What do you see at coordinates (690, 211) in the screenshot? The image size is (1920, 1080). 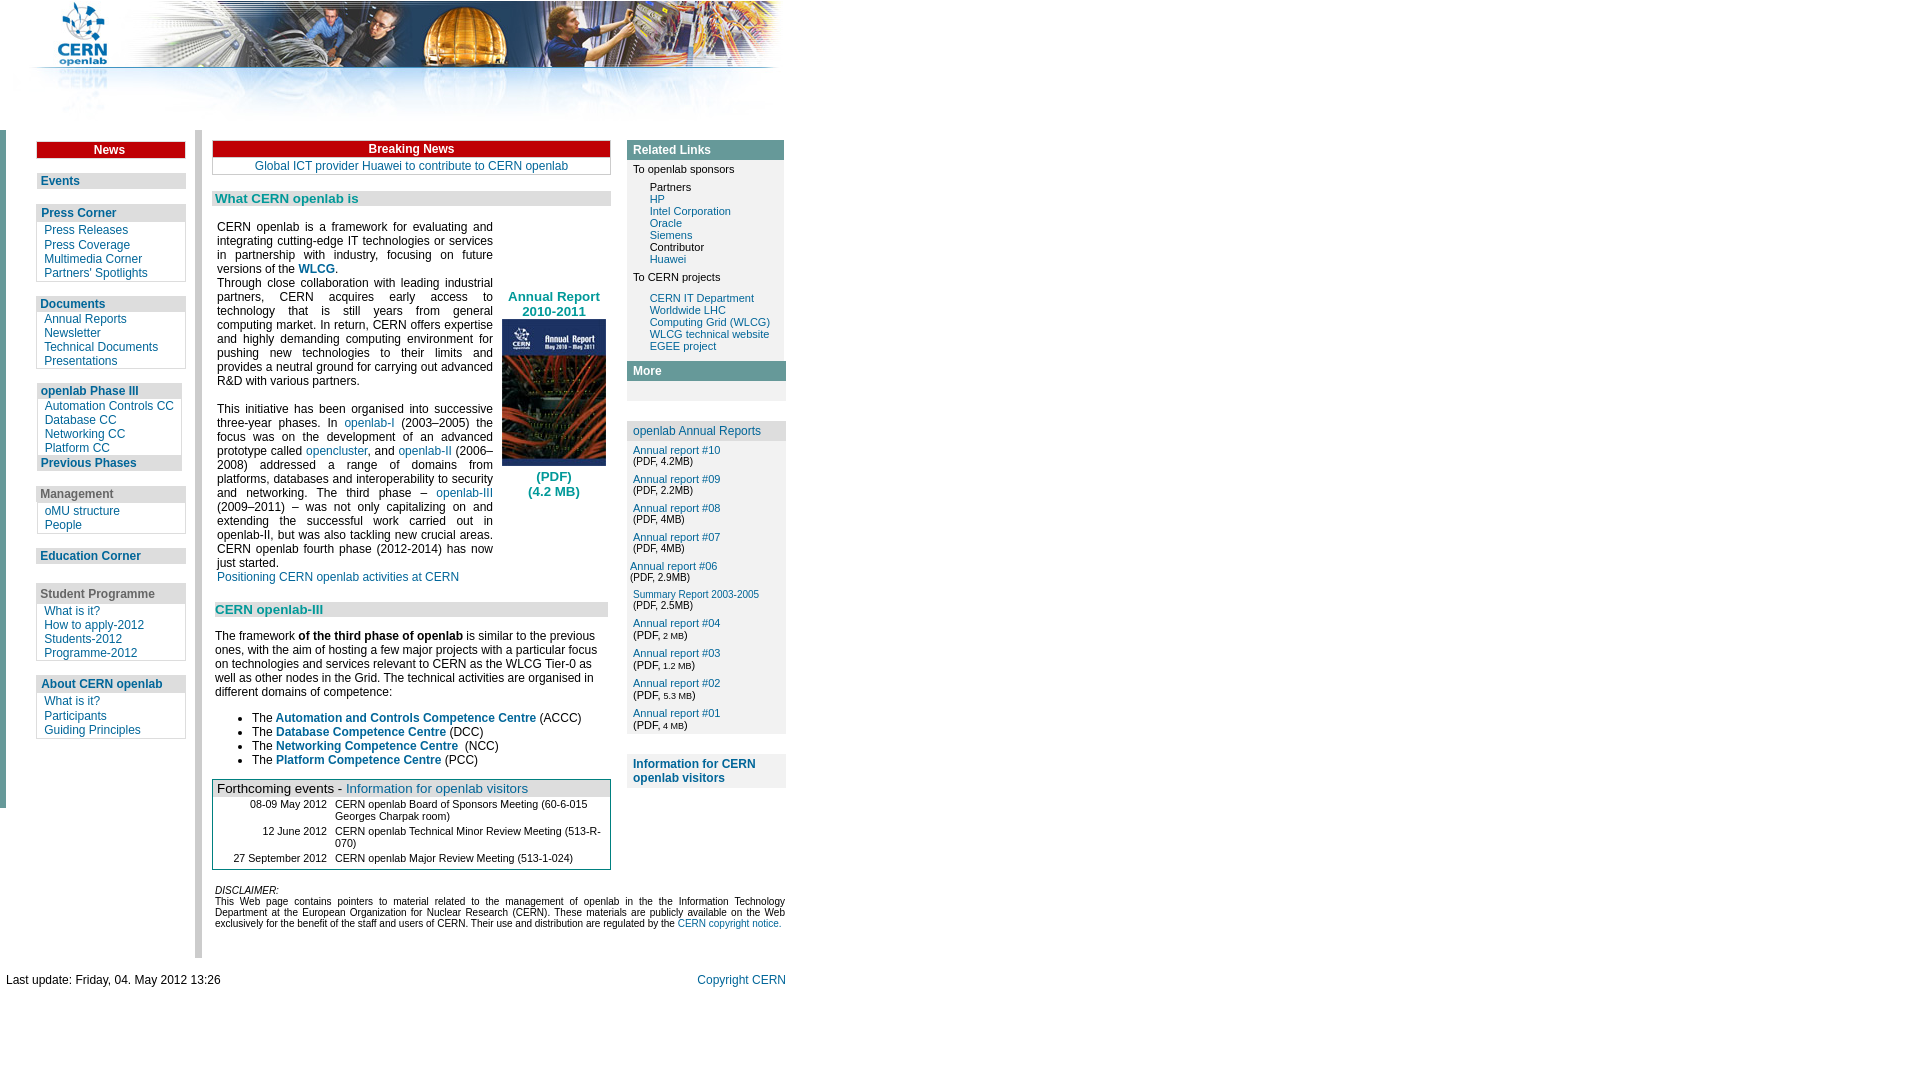 I see `'Intel Corporation'` at bounding box center [690, 211].